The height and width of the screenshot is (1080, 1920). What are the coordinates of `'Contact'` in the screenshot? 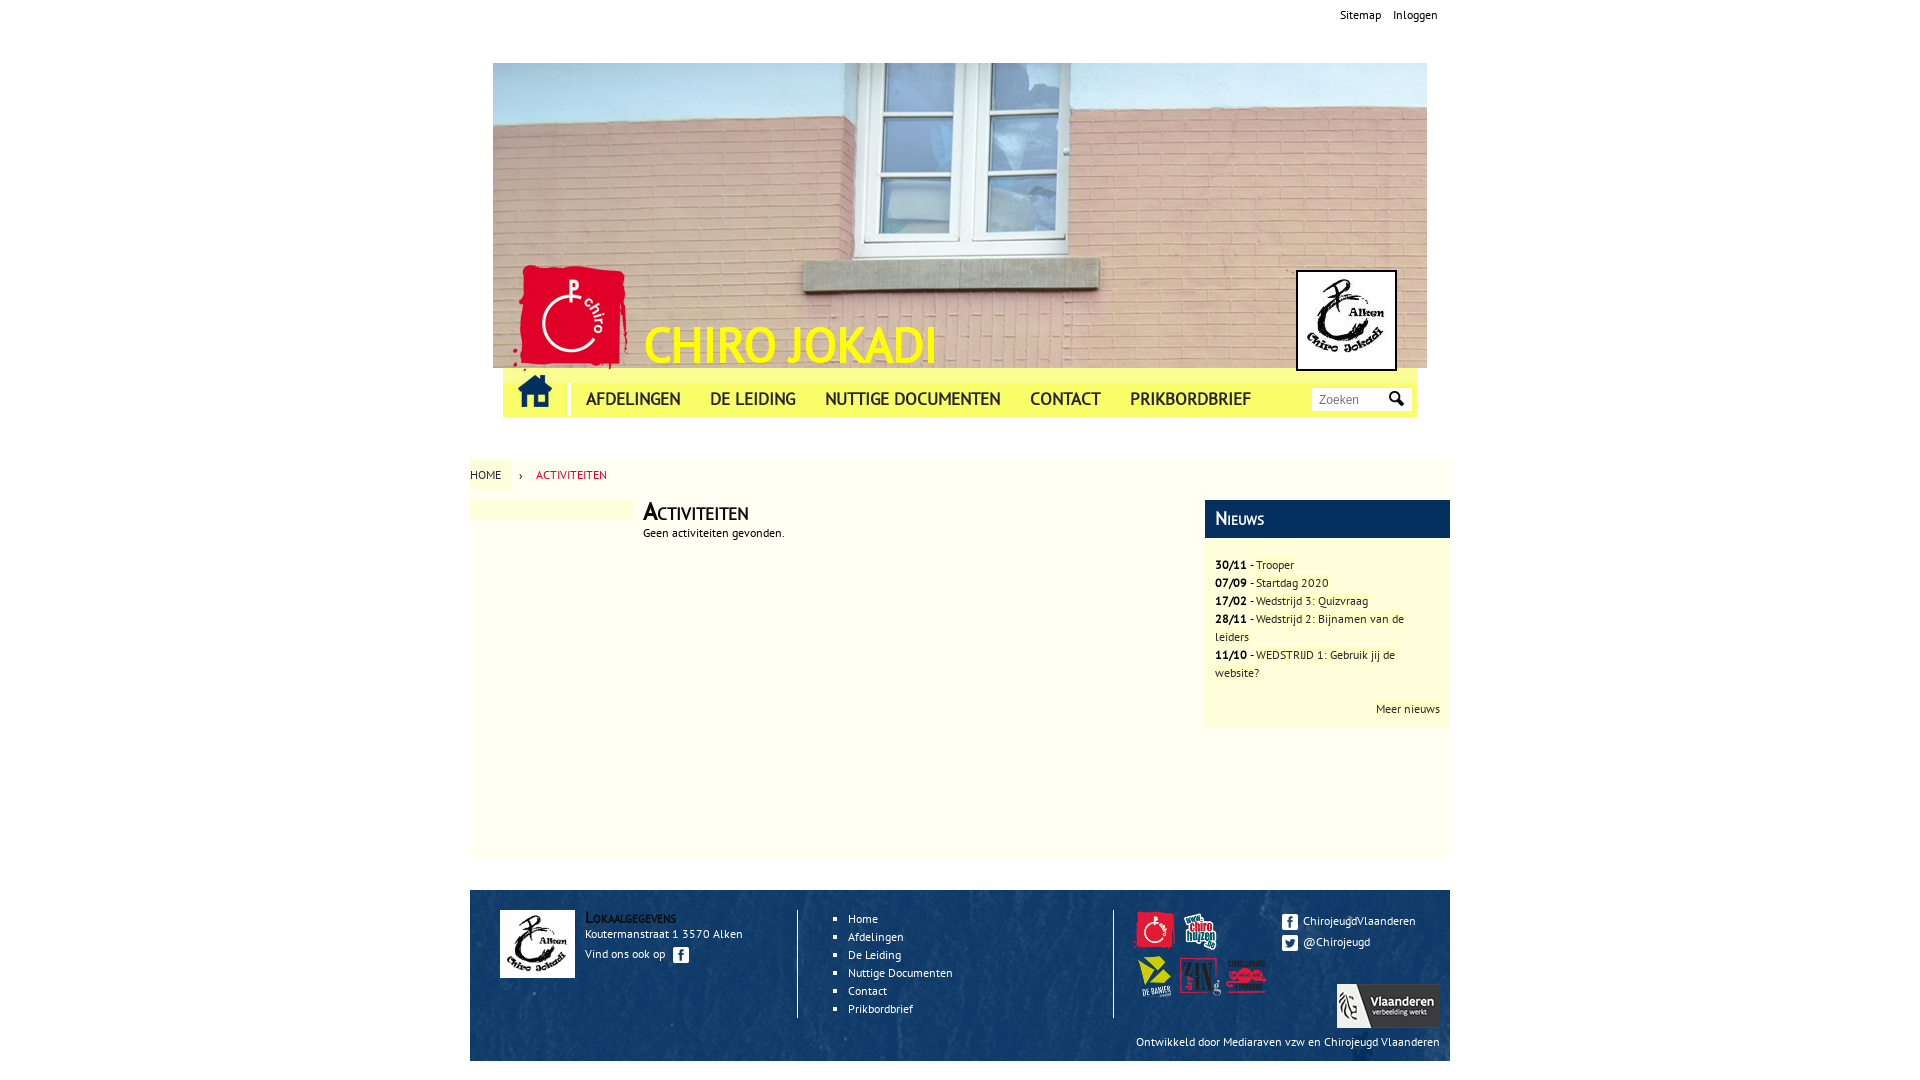 It's located at (867, 990).